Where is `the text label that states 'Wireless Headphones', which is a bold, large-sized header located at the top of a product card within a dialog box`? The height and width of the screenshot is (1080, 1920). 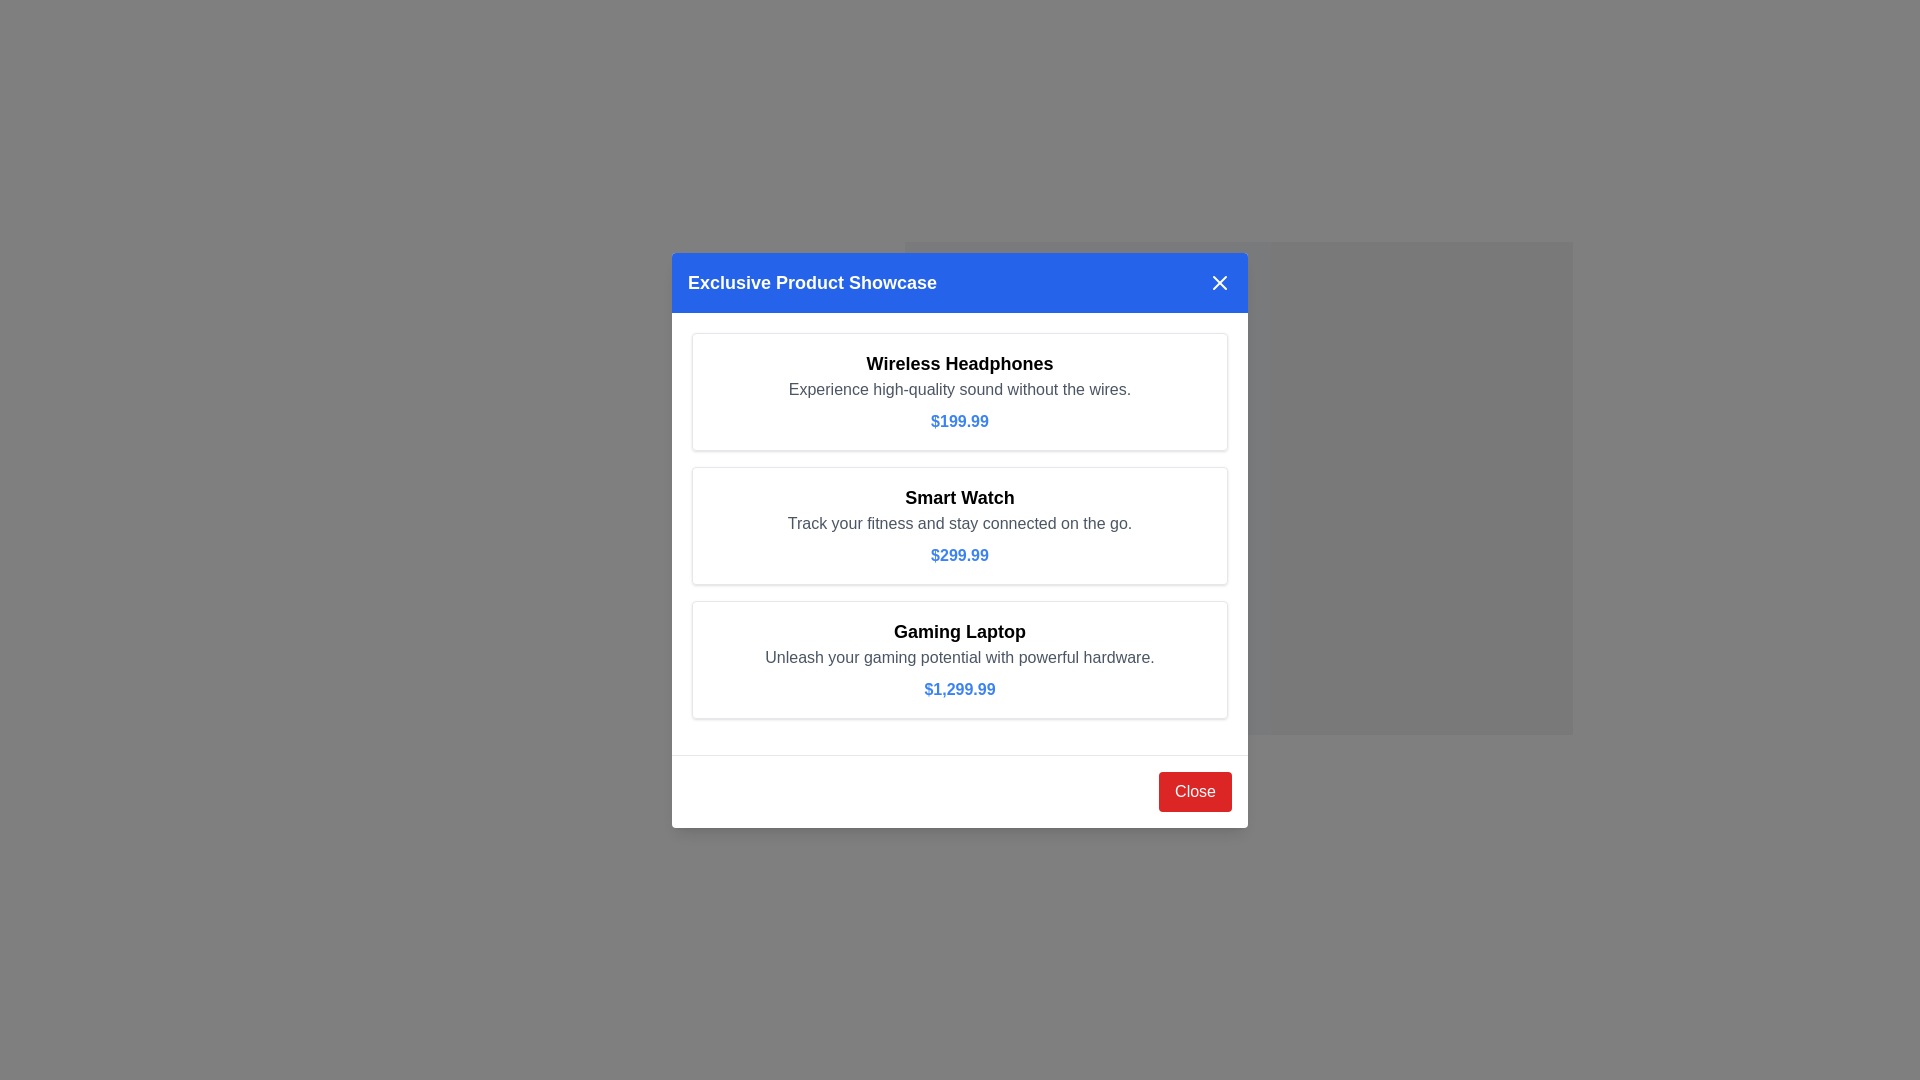 the text label that states 'Wireless Headphones', which is a bold, large-sized header located at the top of a product card within a dialog box is located at coordinates (960, 363).